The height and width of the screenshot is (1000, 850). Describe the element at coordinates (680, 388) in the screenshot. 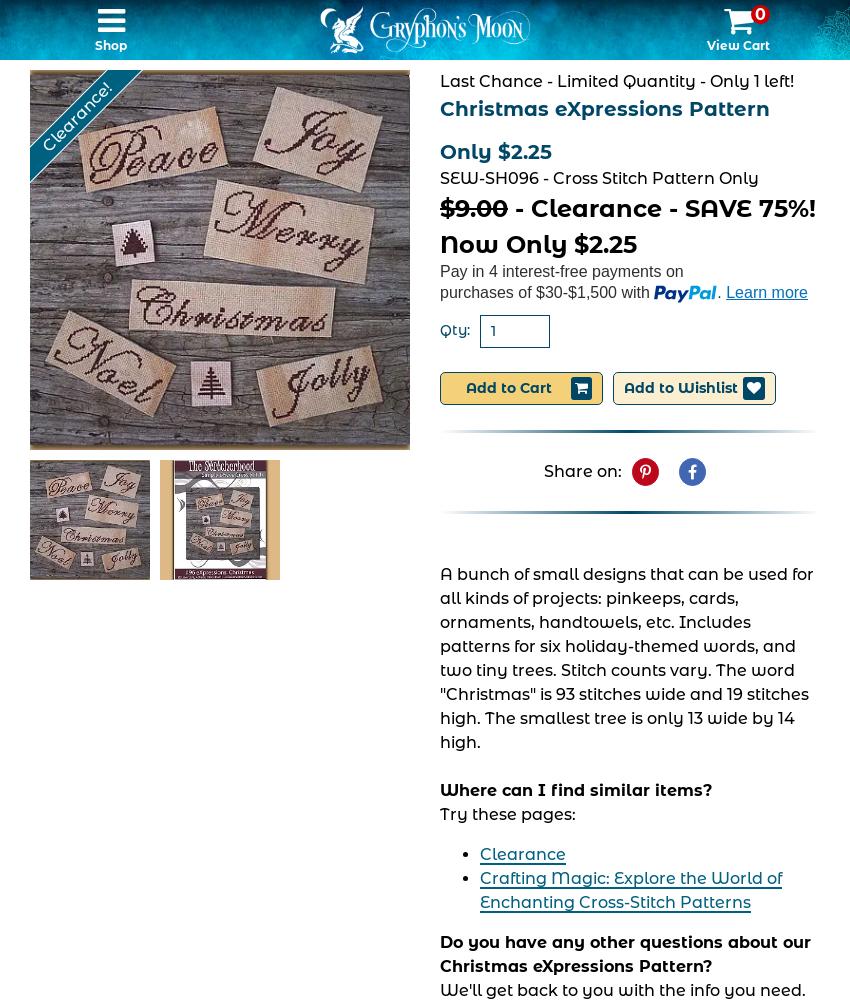

I see `'Add to Wishlist'` at that location.